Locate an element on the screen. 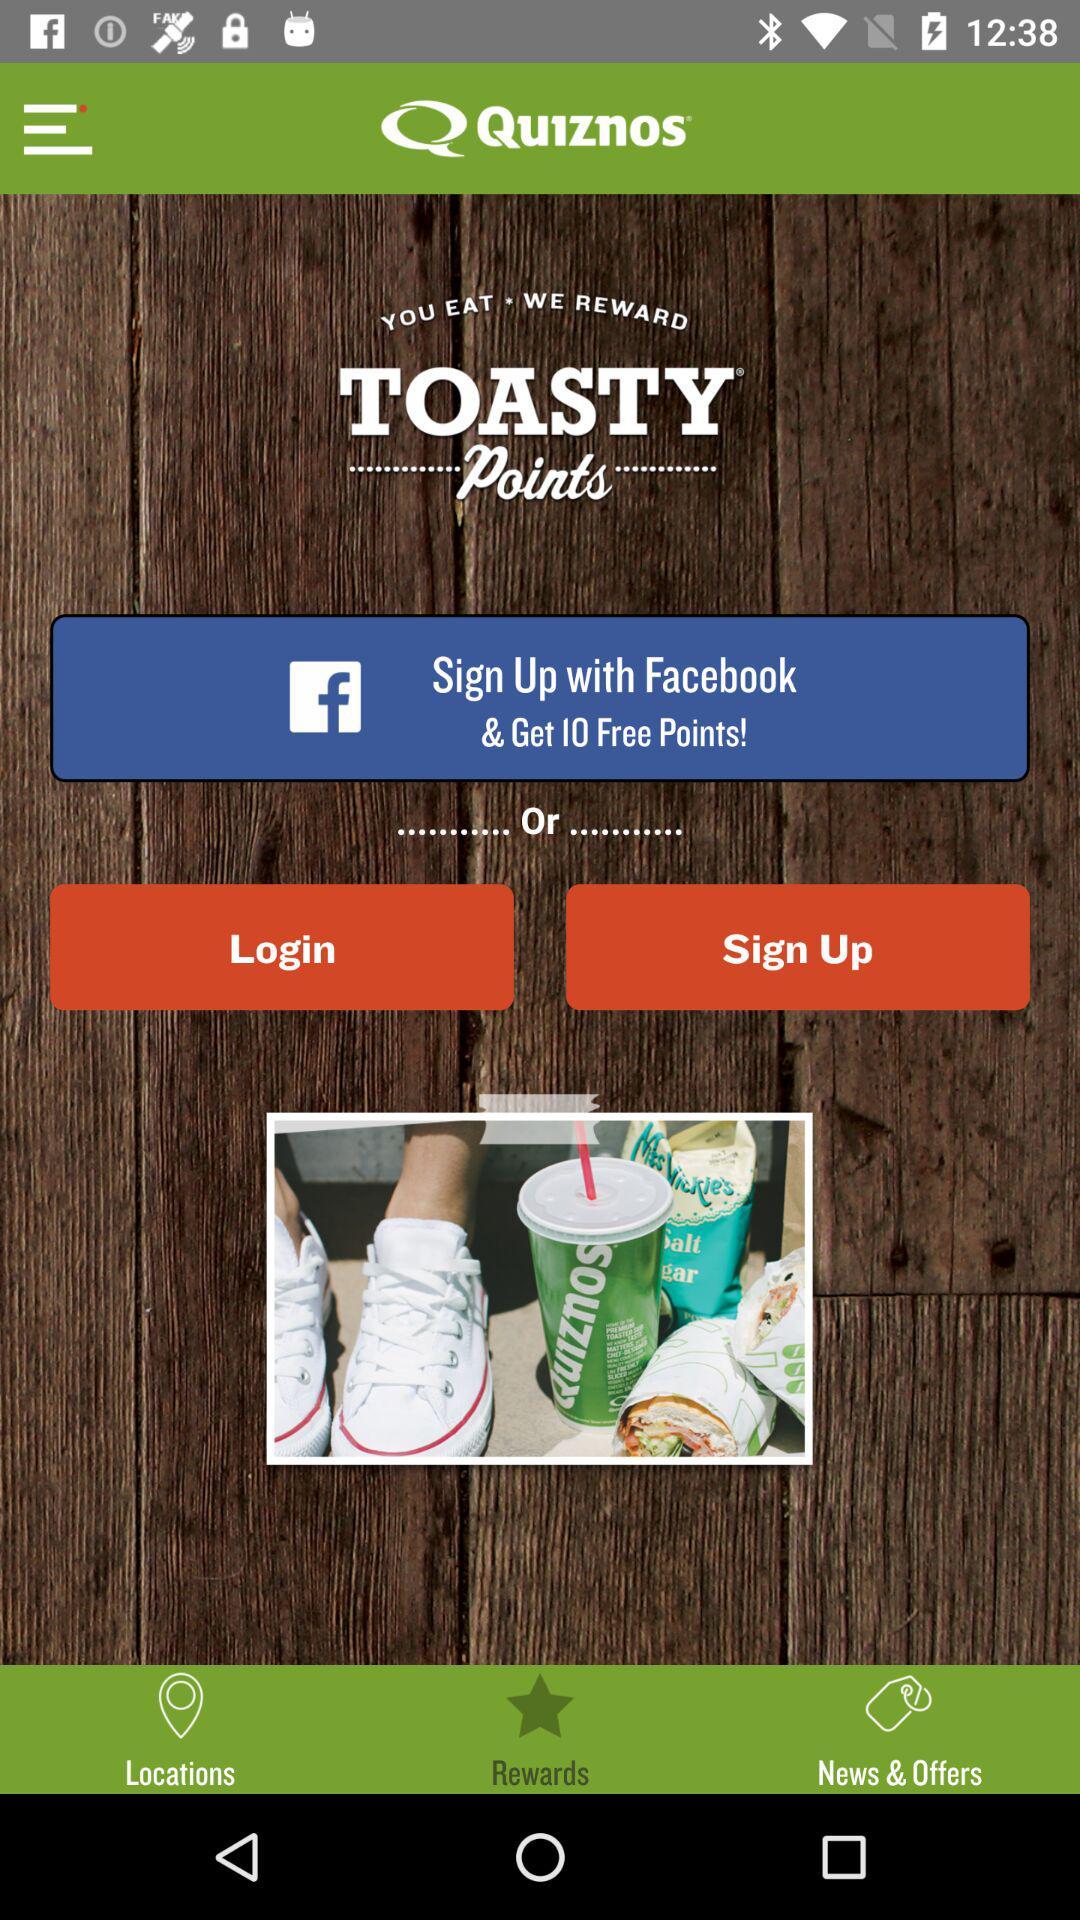 Image resolution: width=1080 pixels, height=1920 pixels. the filter_list icon is located at coordinates (54, 127).